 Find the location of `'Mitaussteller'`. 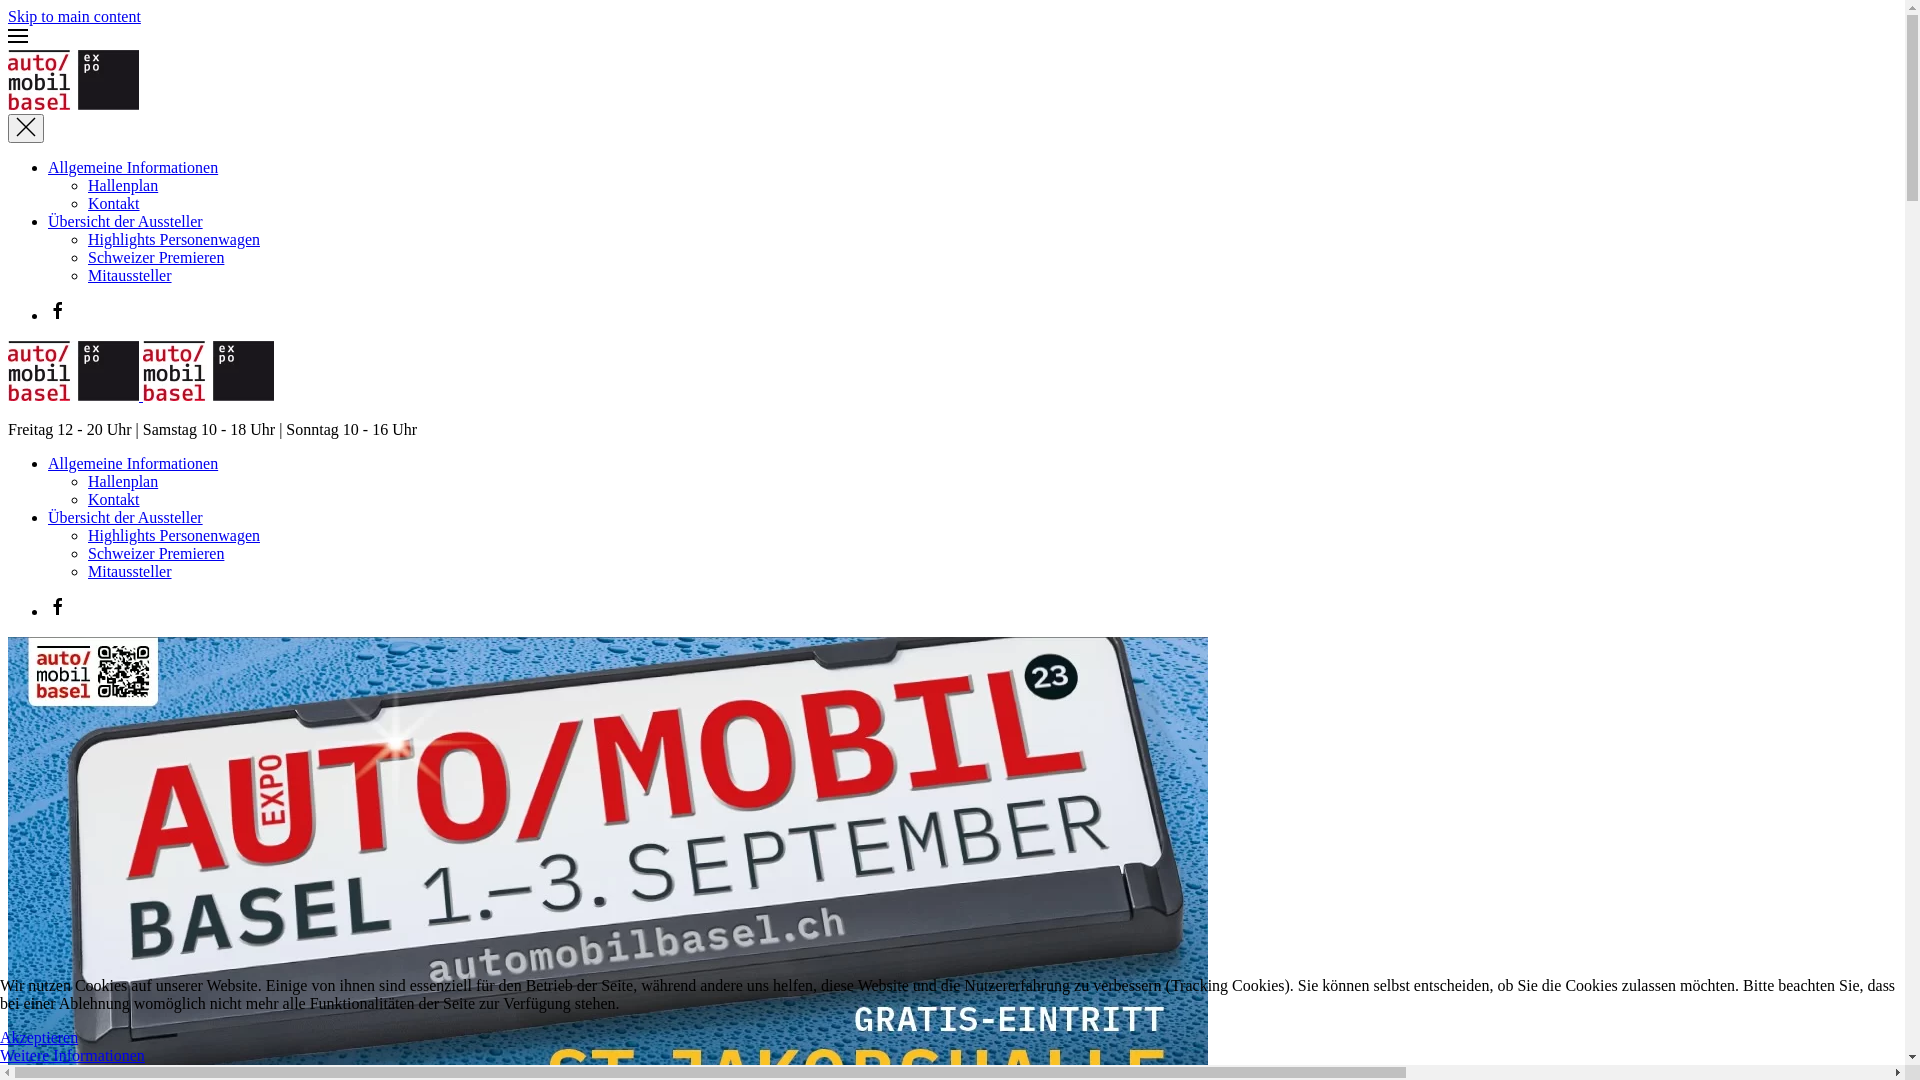

'Mitaussteller' is located at coordinates (128, 571).